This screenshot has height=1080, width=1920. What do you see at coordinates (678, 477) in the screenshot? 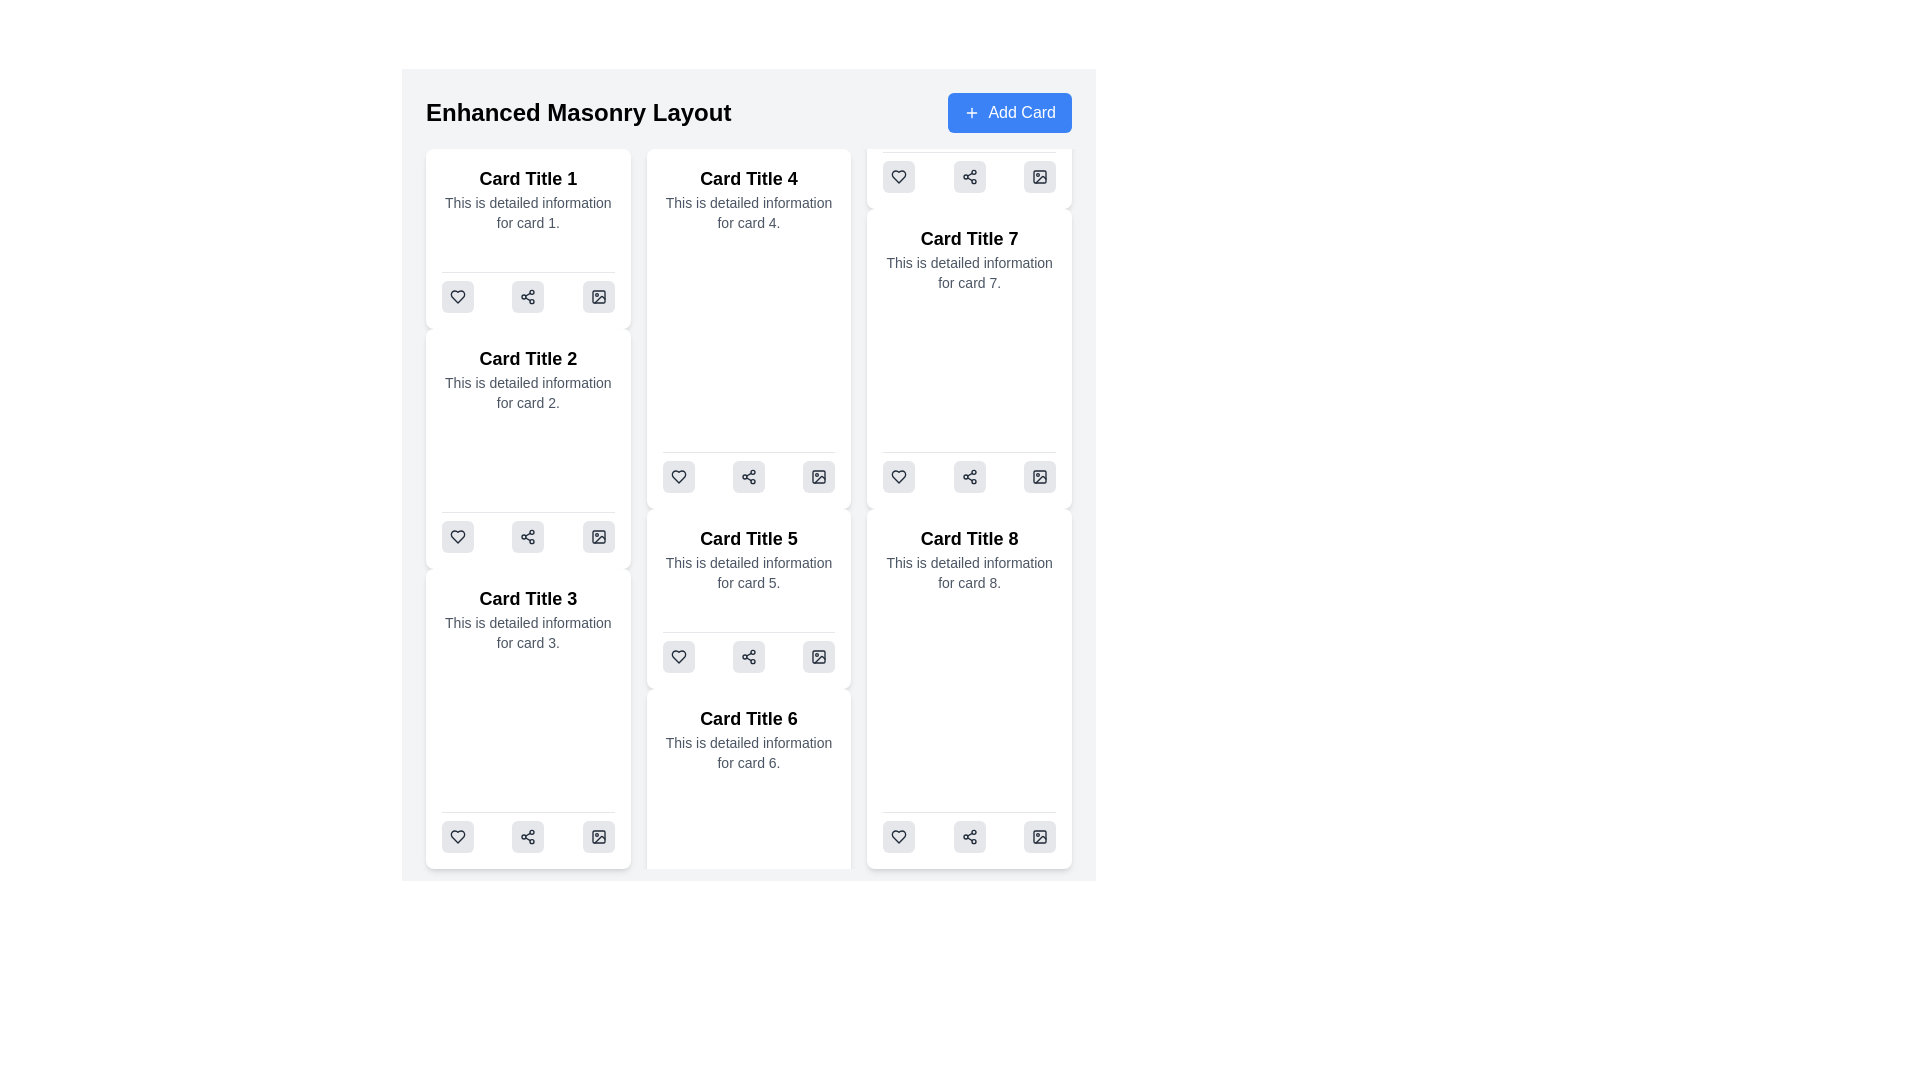
I see `the heart-shaped icon button located at the bottom-left of 'Card Title 5'` at bounding box center [678, 477].